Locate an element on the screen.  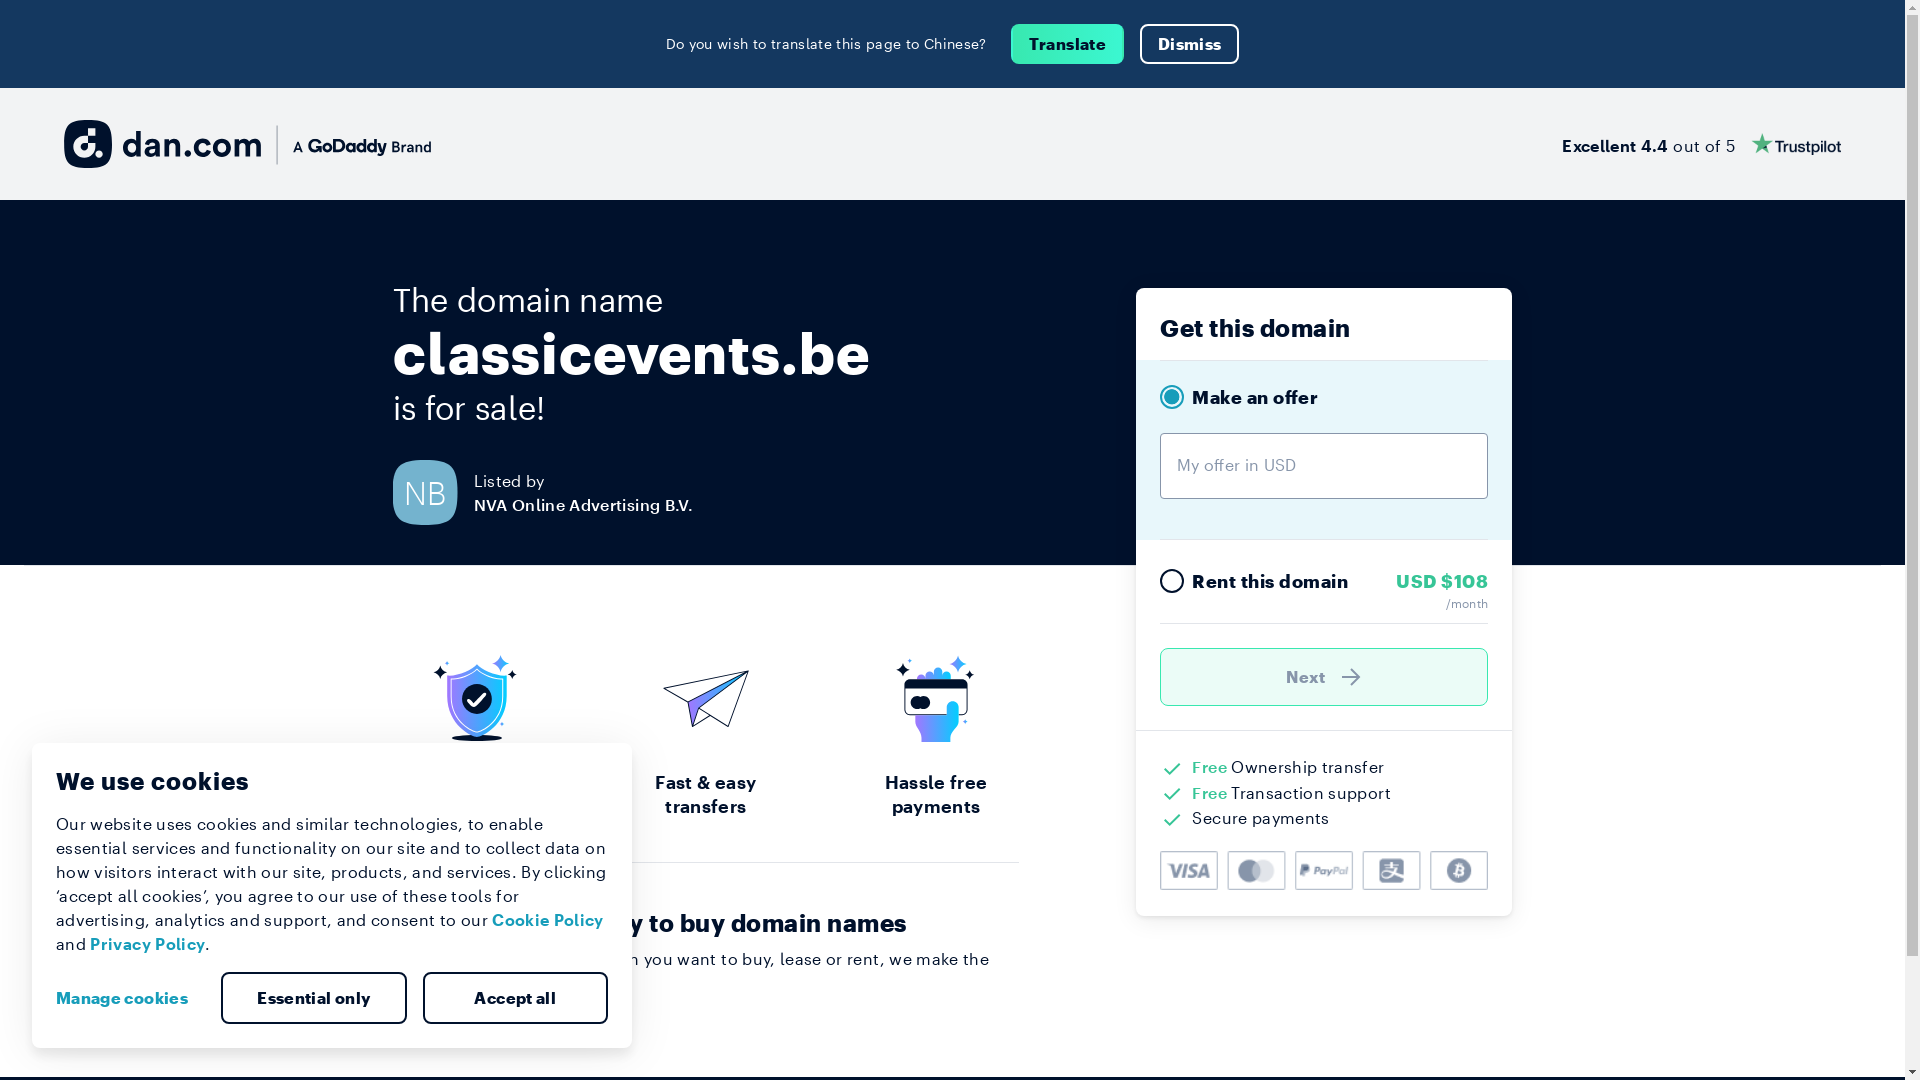
'Cookie Policy' is located at coordinates (547, 919).